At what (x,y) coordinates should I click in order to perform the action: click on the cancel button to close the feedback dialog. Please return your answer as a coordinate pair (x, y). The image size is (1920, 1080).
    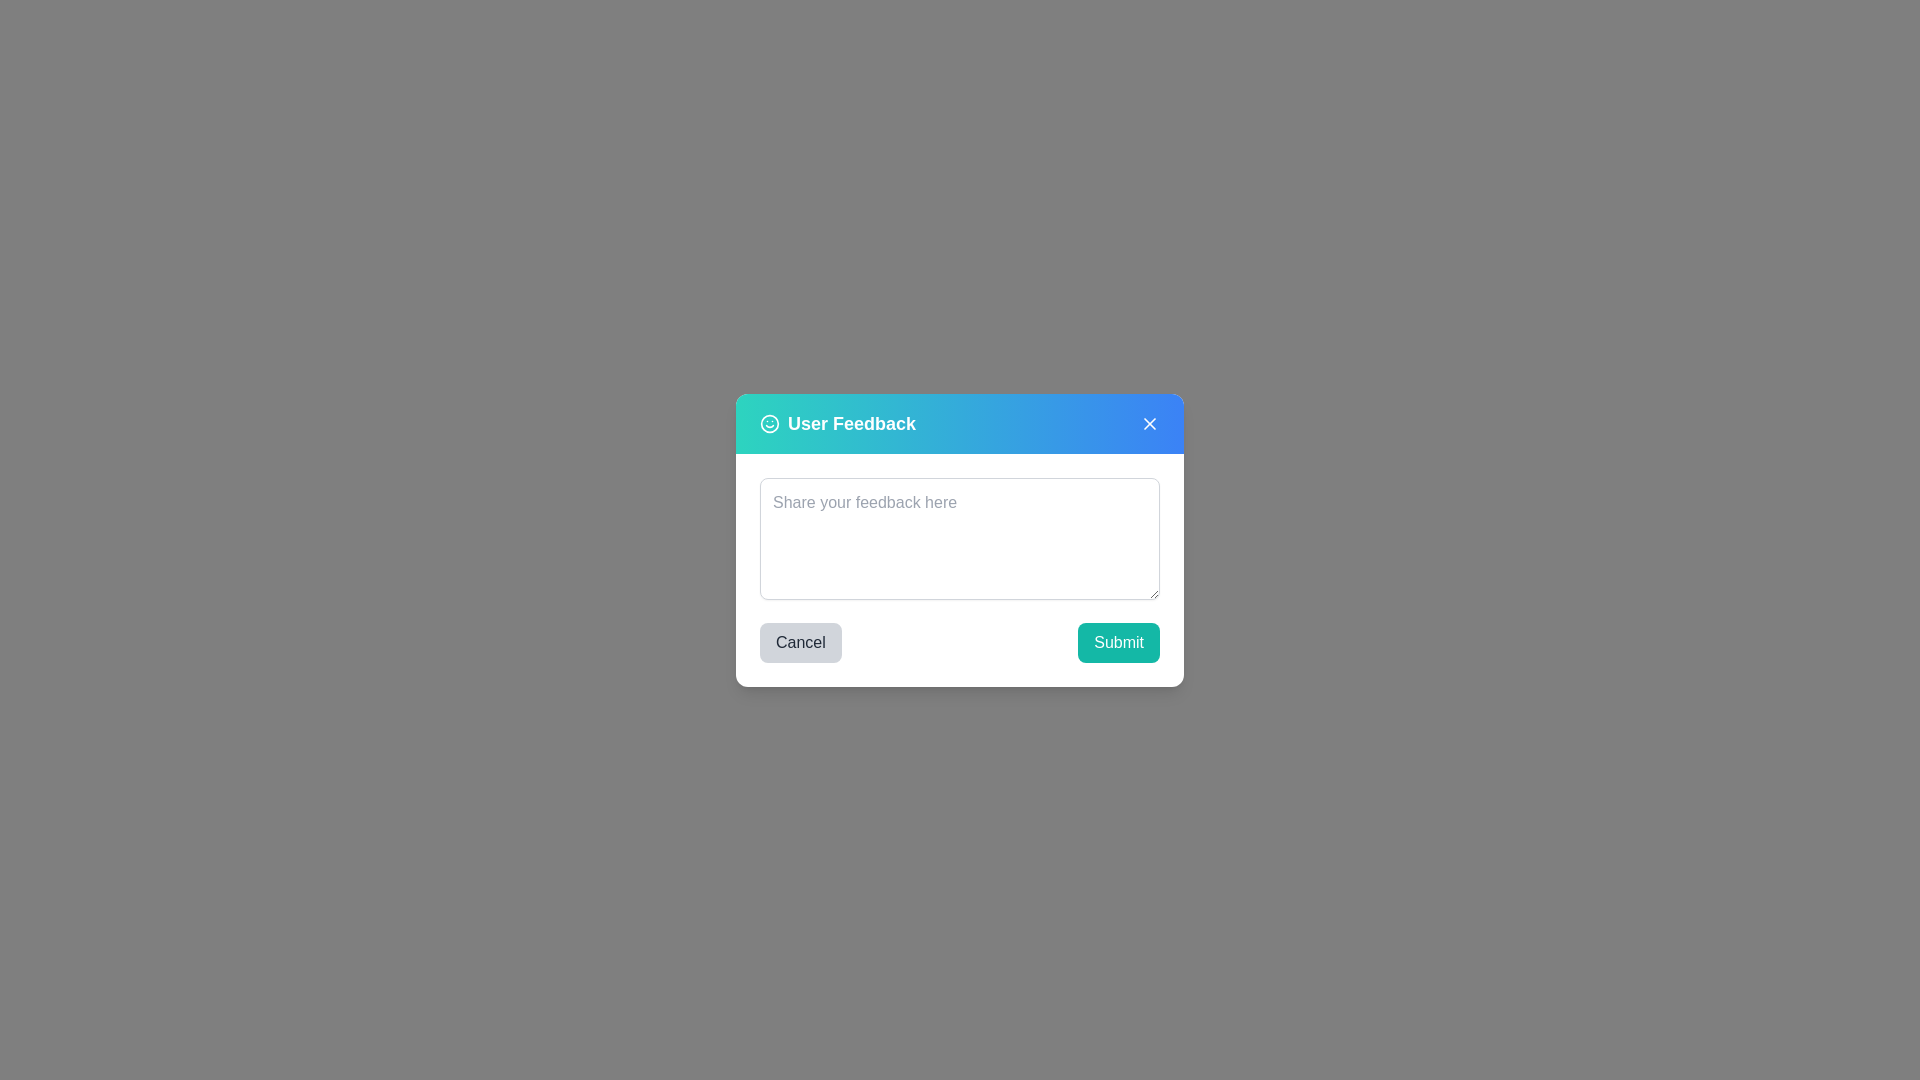
    Looking at the image, I should click on (800, 642).